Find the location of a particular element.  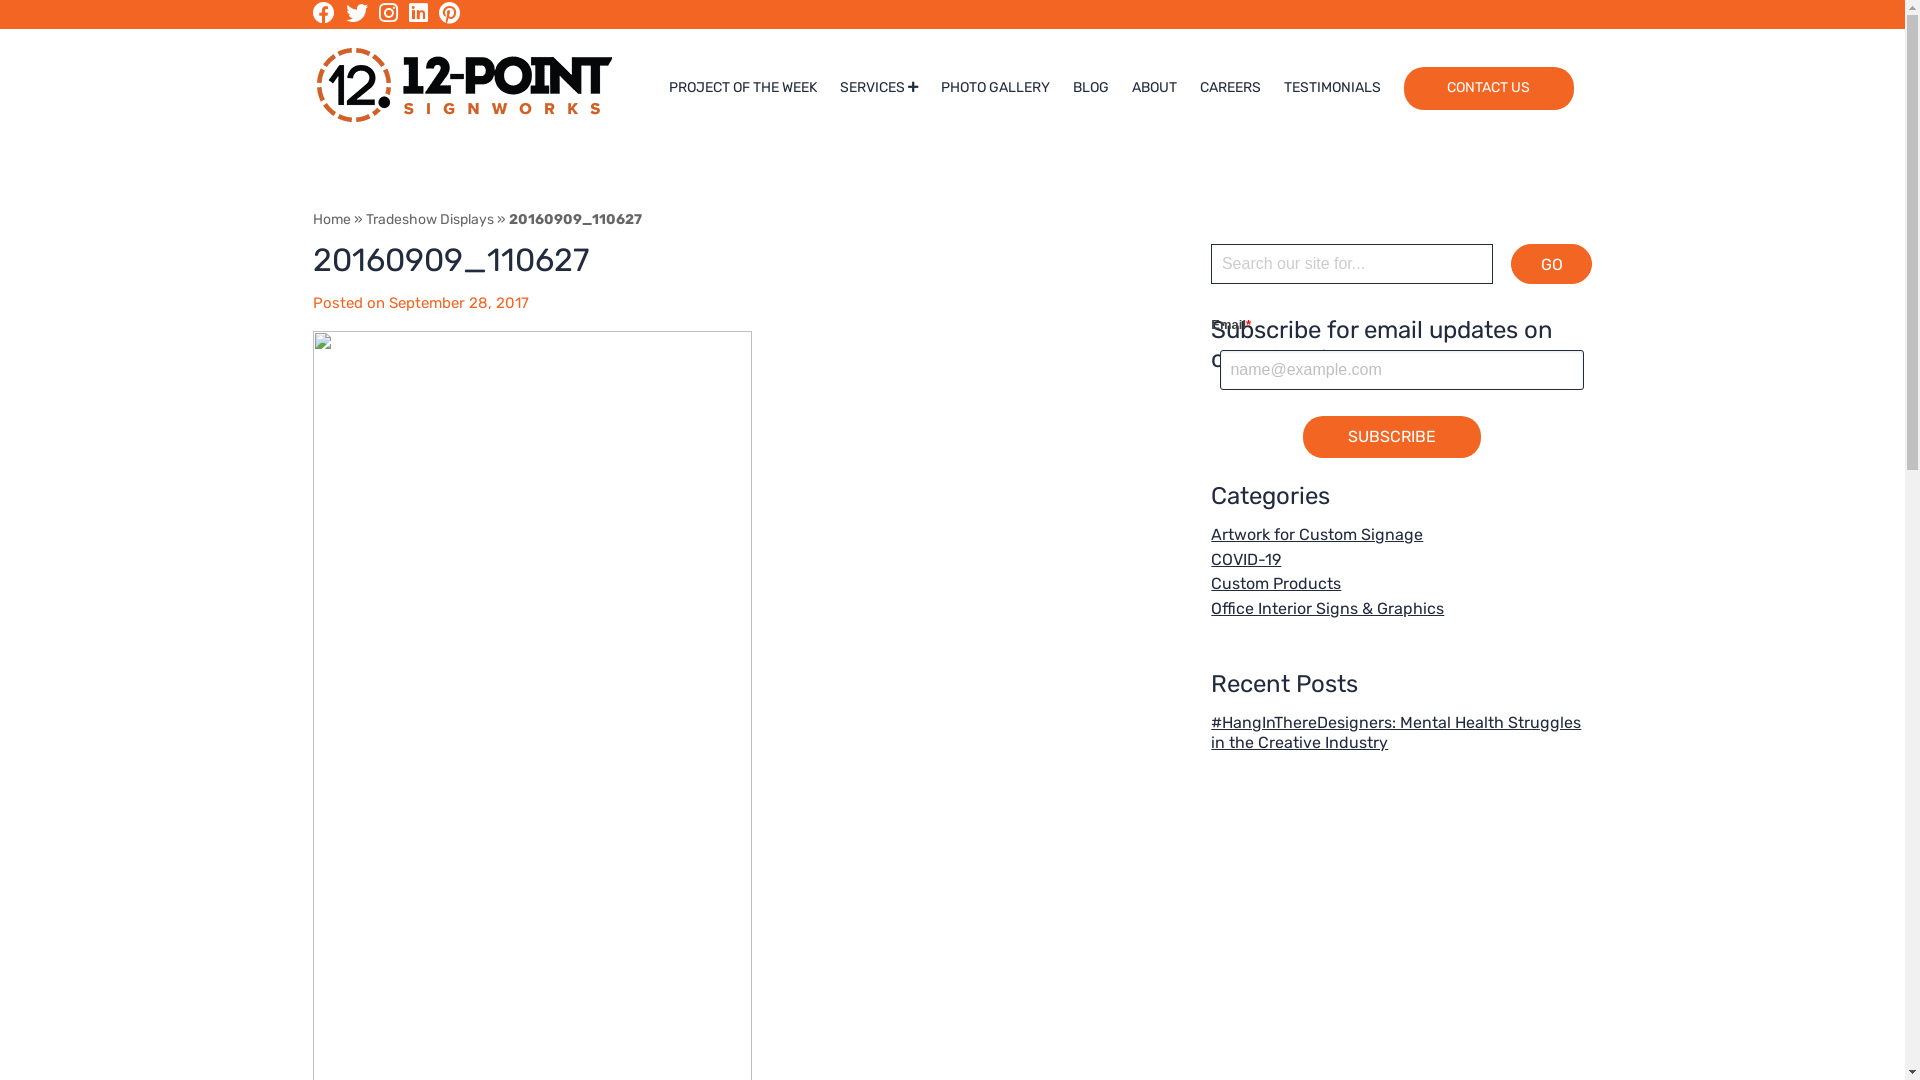

'BLOG' is located at coordinates (1089, 87).